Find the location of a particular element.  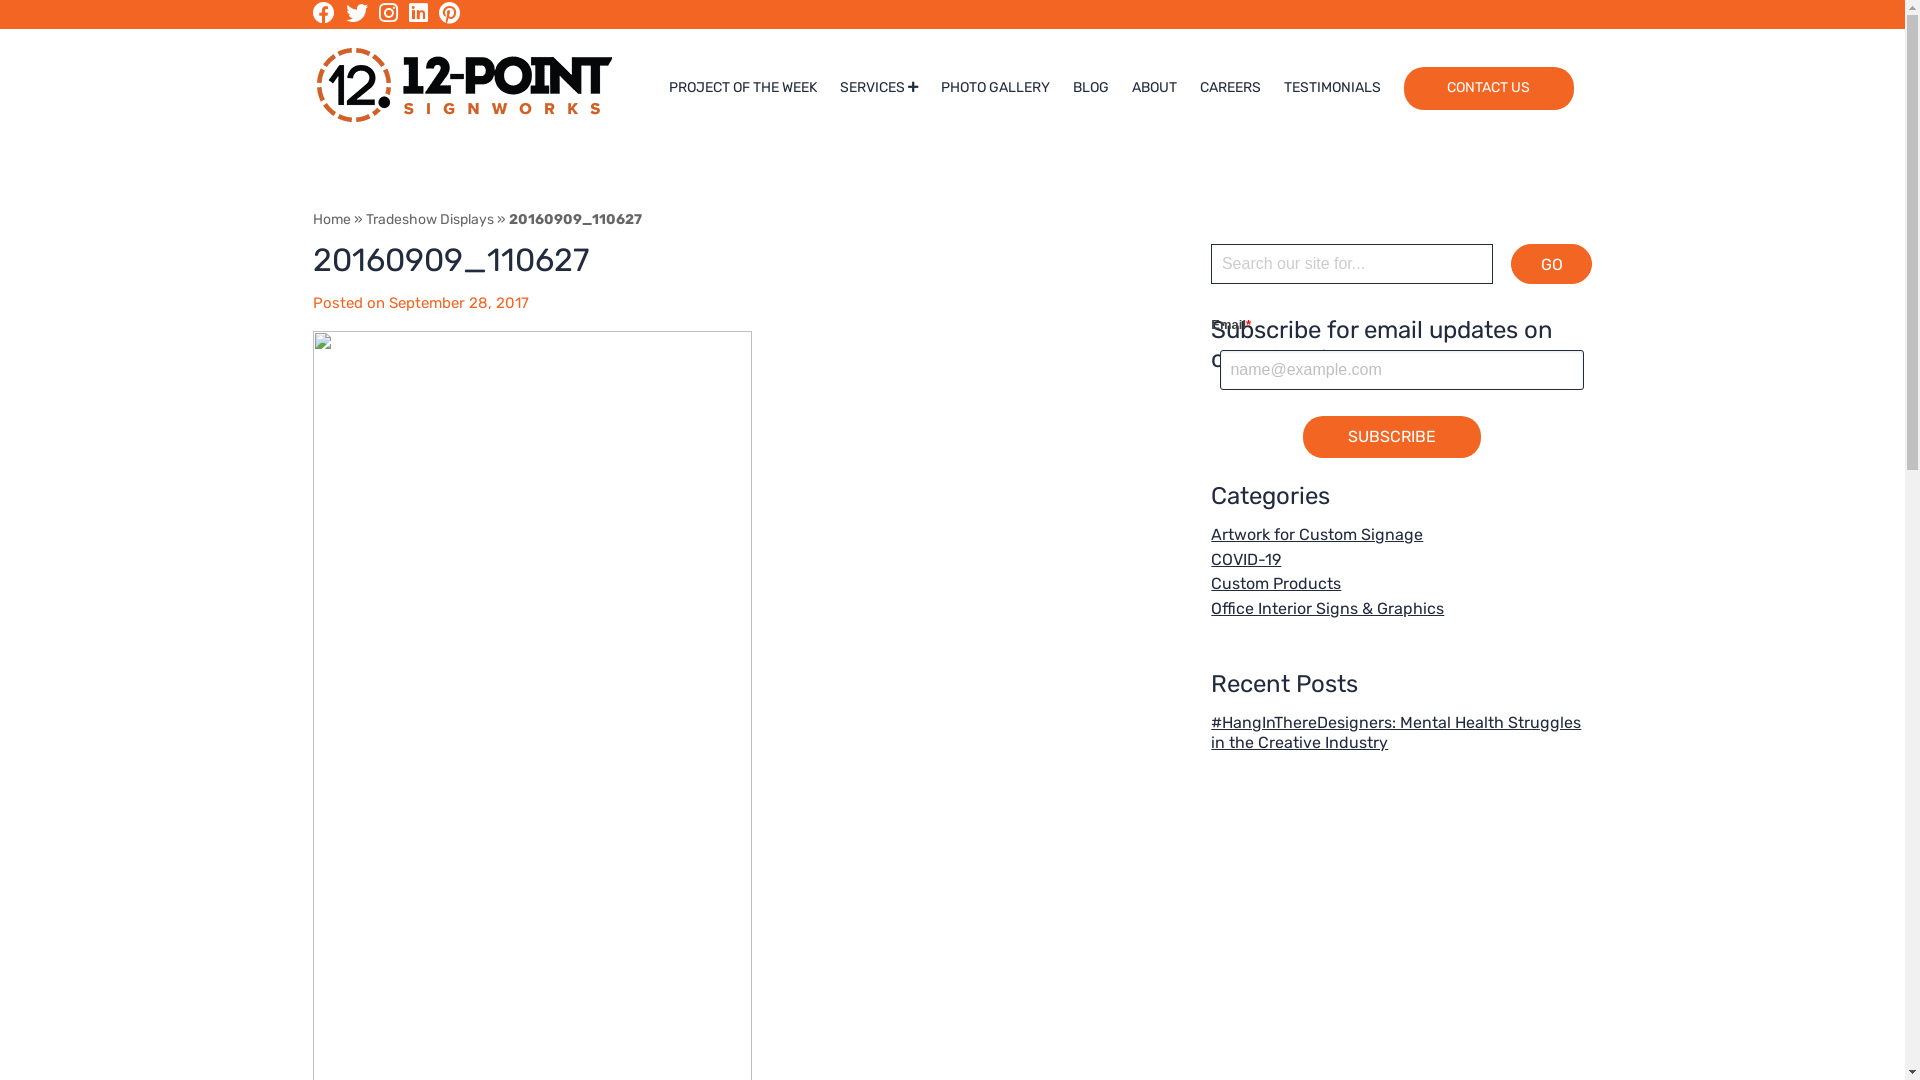

'BLOG' is located at coordinates (1089, 87).